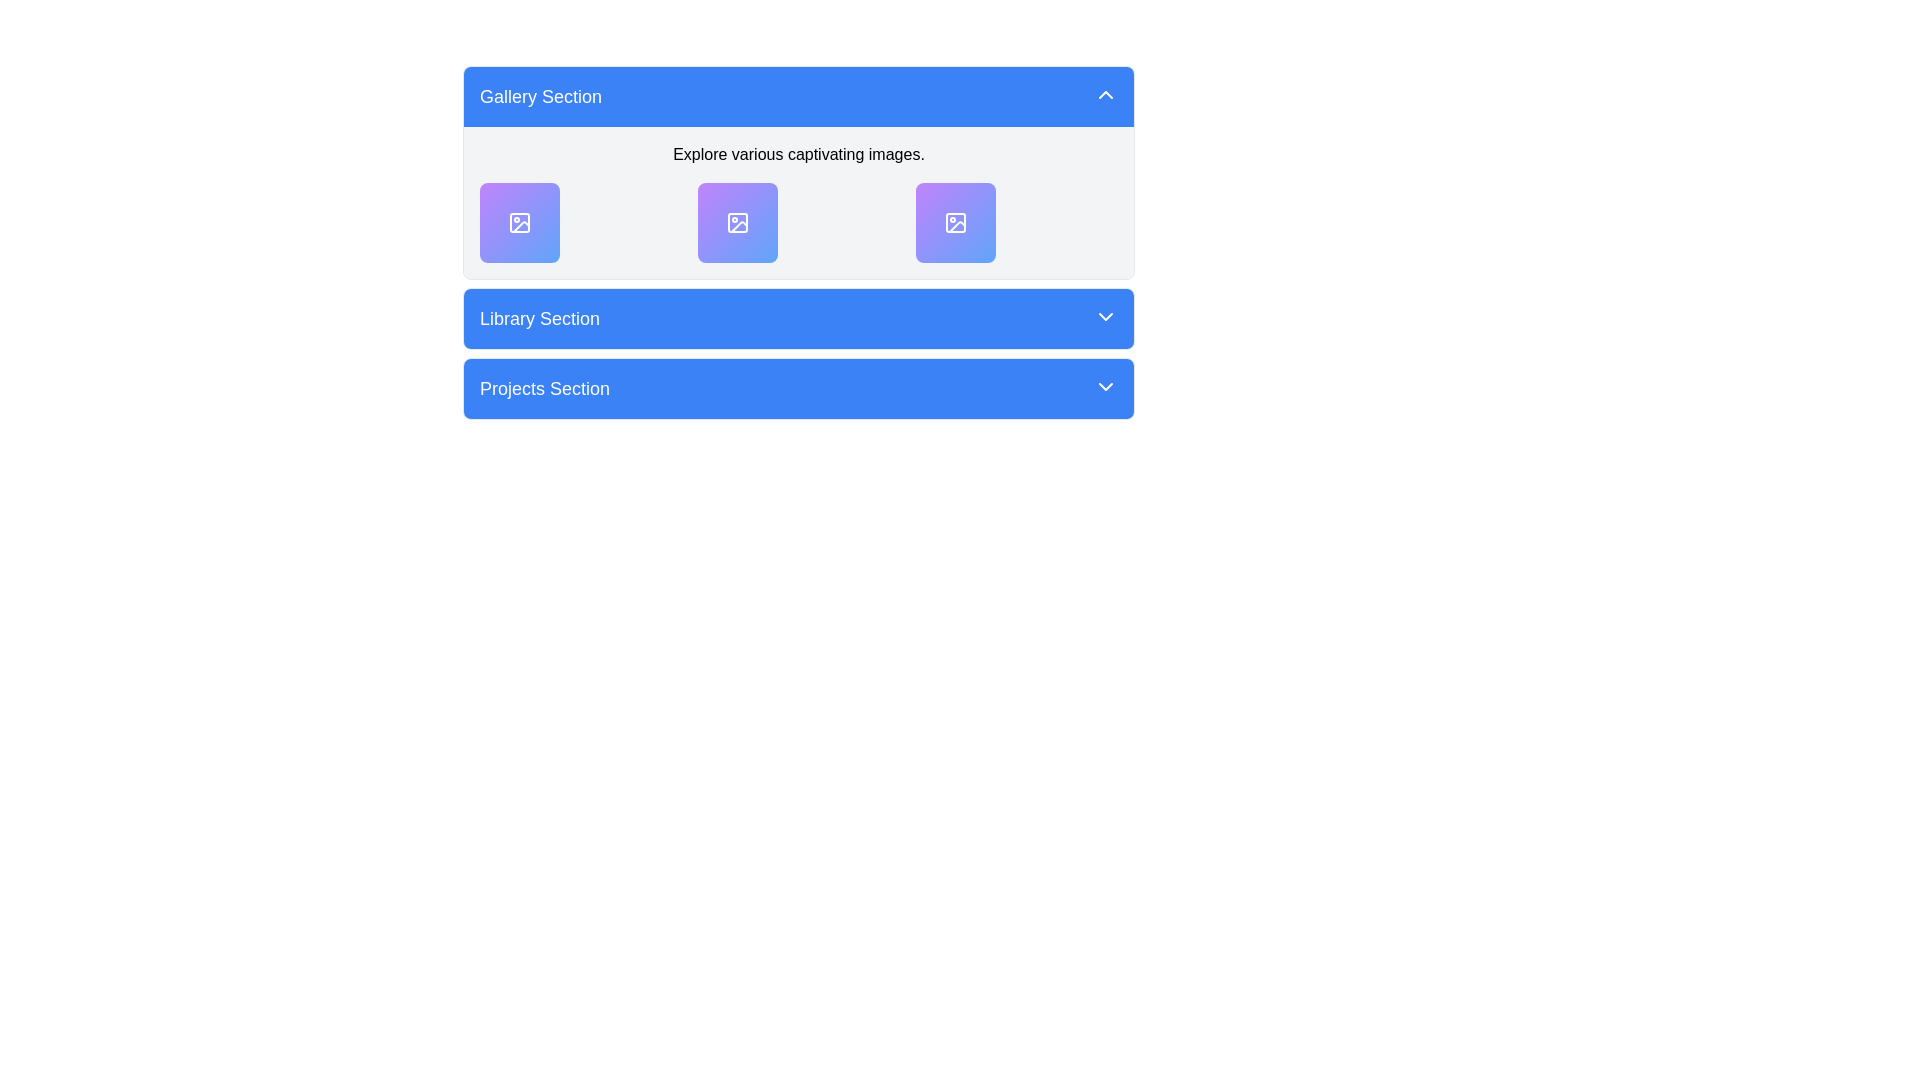  Describe the element at coordinates (1104, 386) in the screenshot. I see `the downward-facing chevron icon displayed in a blue button, located on the right edge of the 'Projects Section' bar` at that location.